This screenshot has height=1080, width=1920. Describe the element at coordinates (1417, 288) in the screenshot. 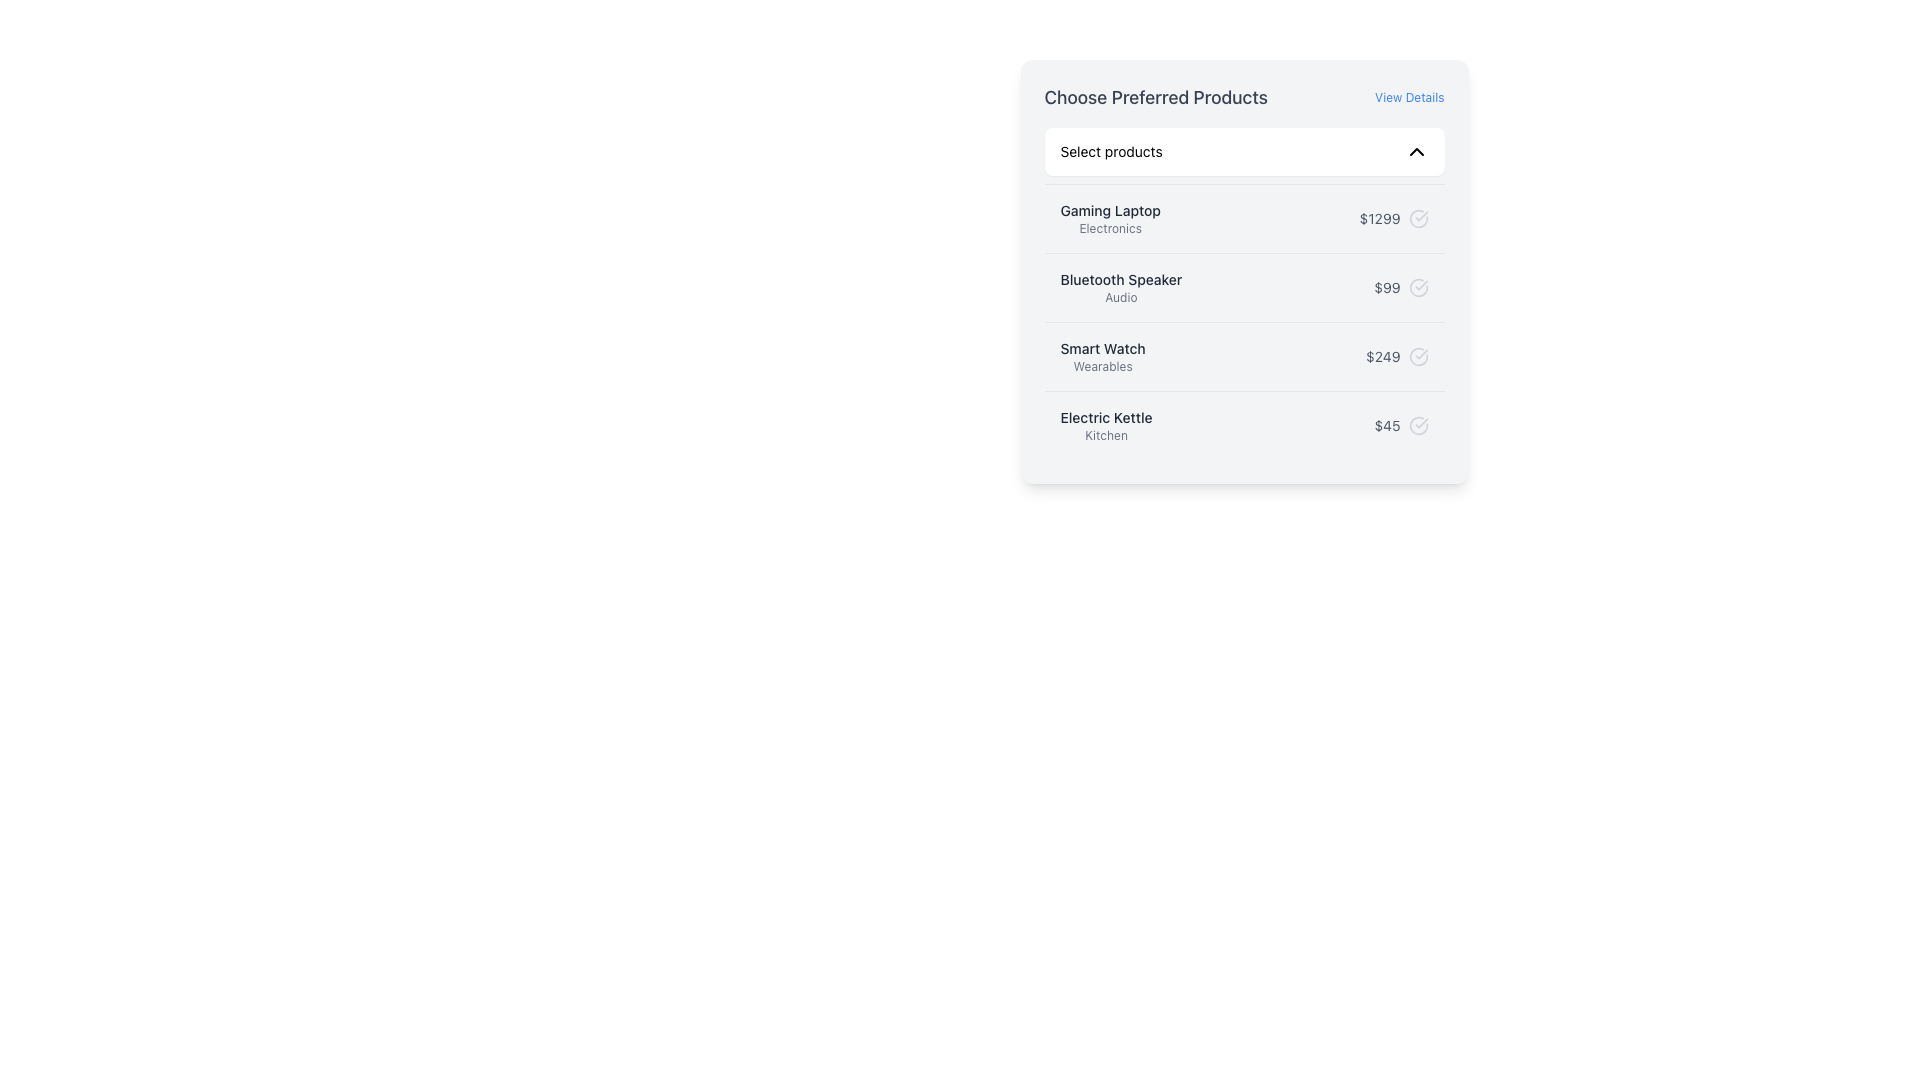

I see `the small round checkmark icon located to the right of the 'Bluetooth Speaker' label and next to the price '$99' to interact with it` at that location.